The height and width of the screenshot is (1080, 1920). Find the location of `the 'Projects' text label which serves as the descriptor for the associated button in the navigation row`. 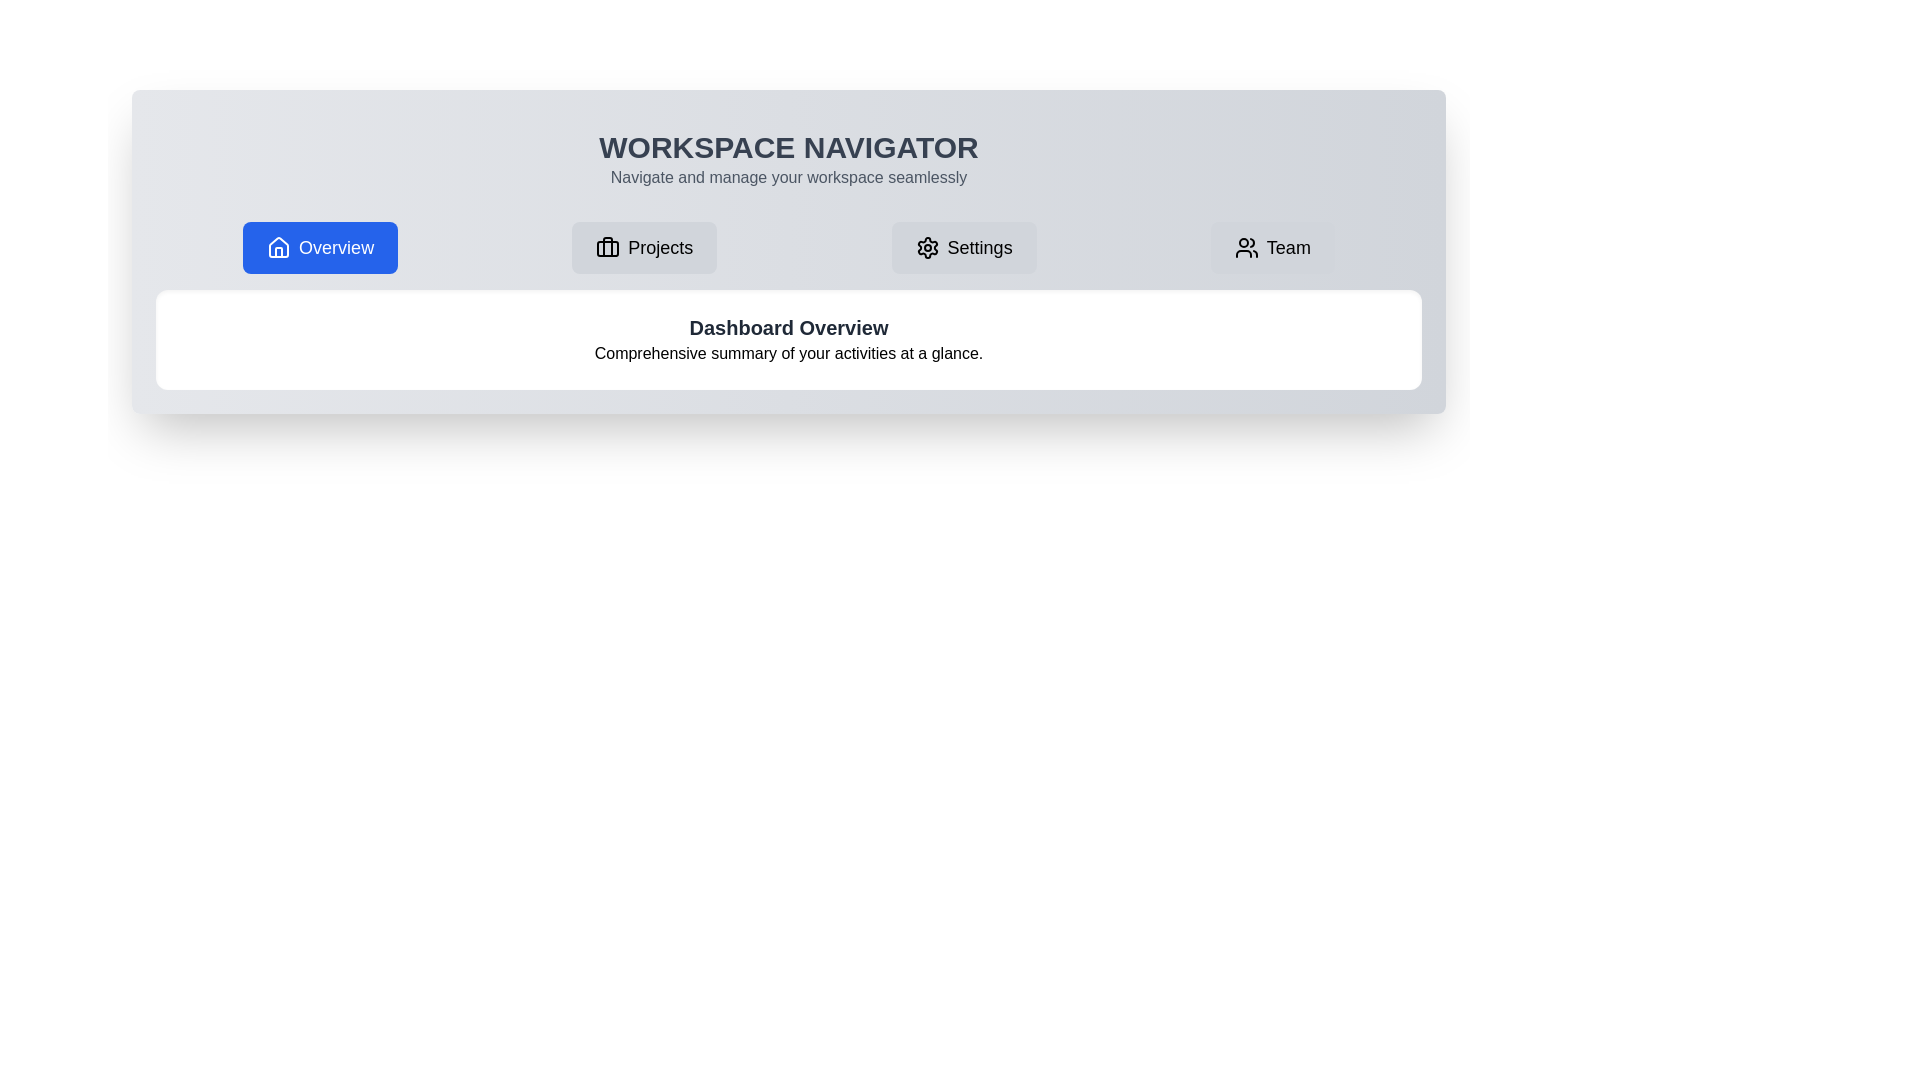

the 'Projects' text label which serves as the descriptor for the associated button in the navigation row is located at coordinates (660, 246).